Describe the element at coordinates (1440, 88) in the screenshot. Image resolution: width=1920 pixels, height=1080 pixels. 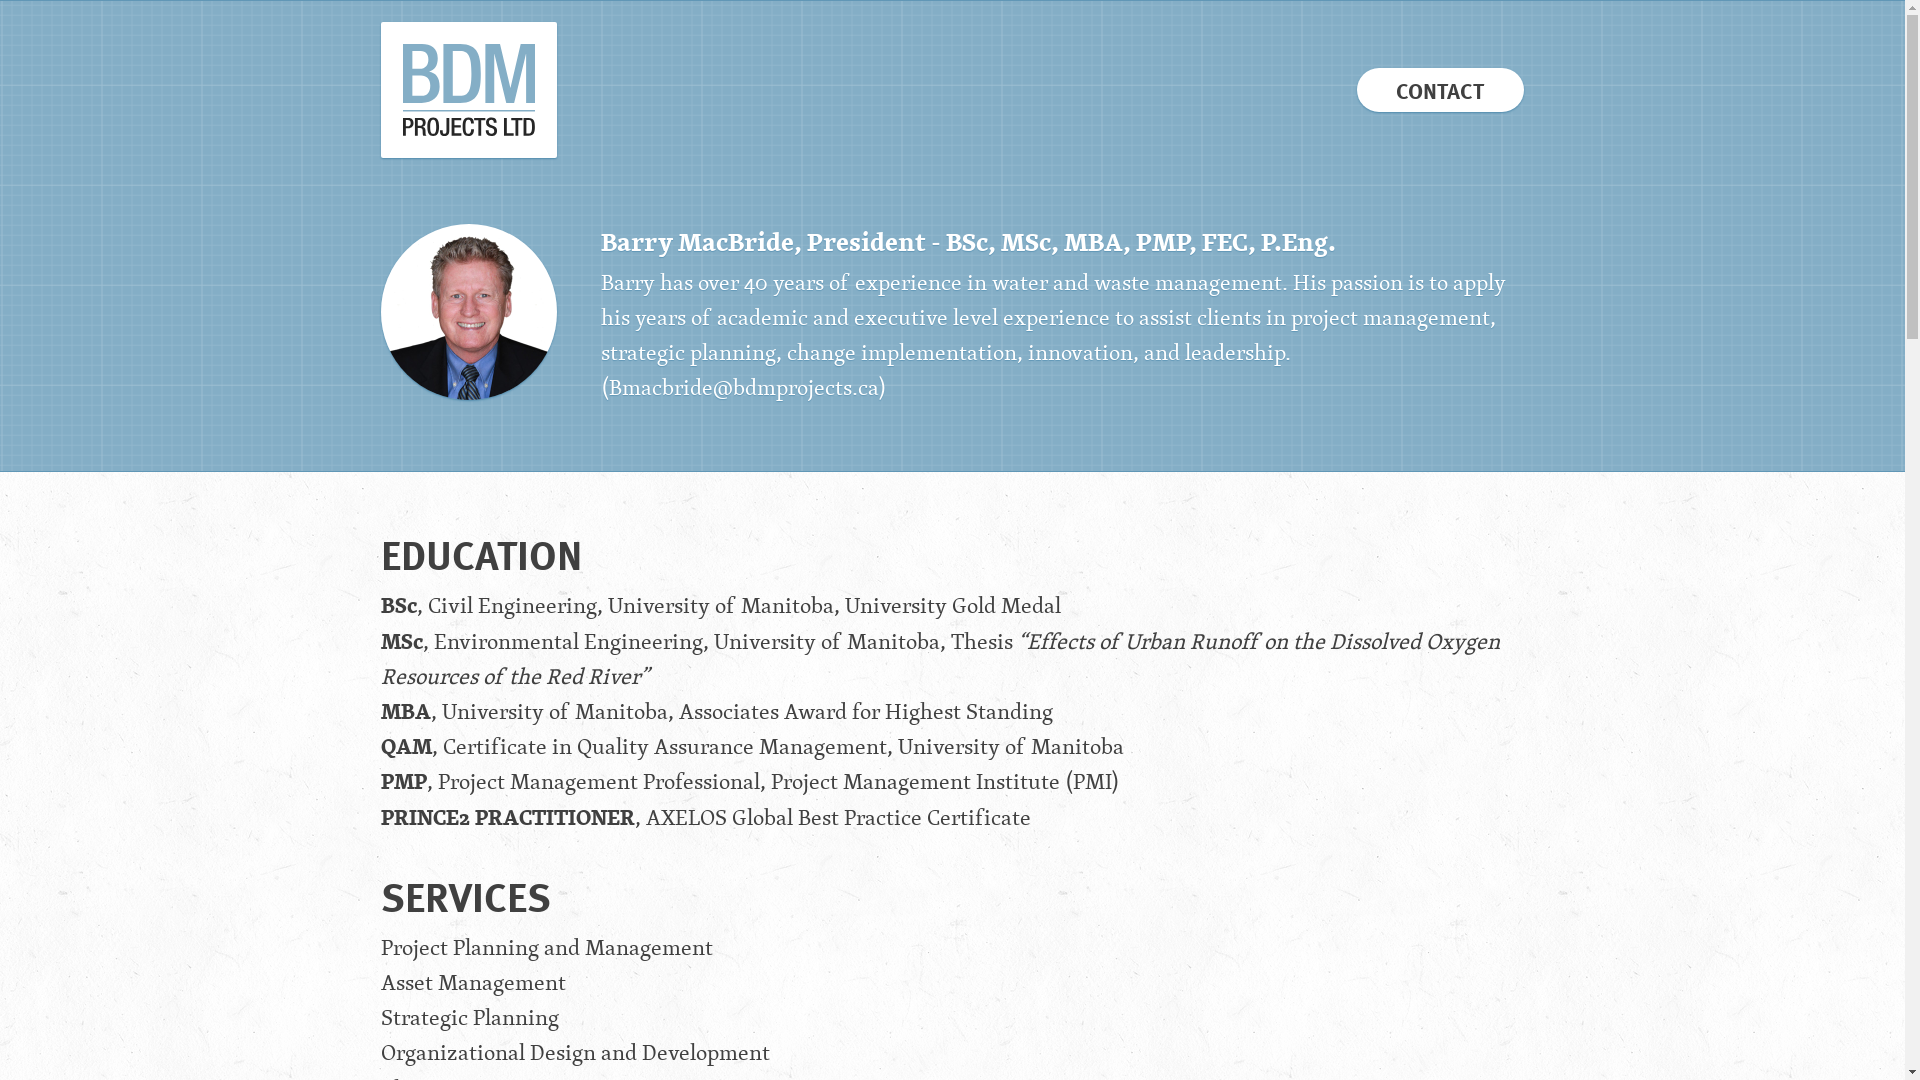
I see `'CONTACT'` at that location.